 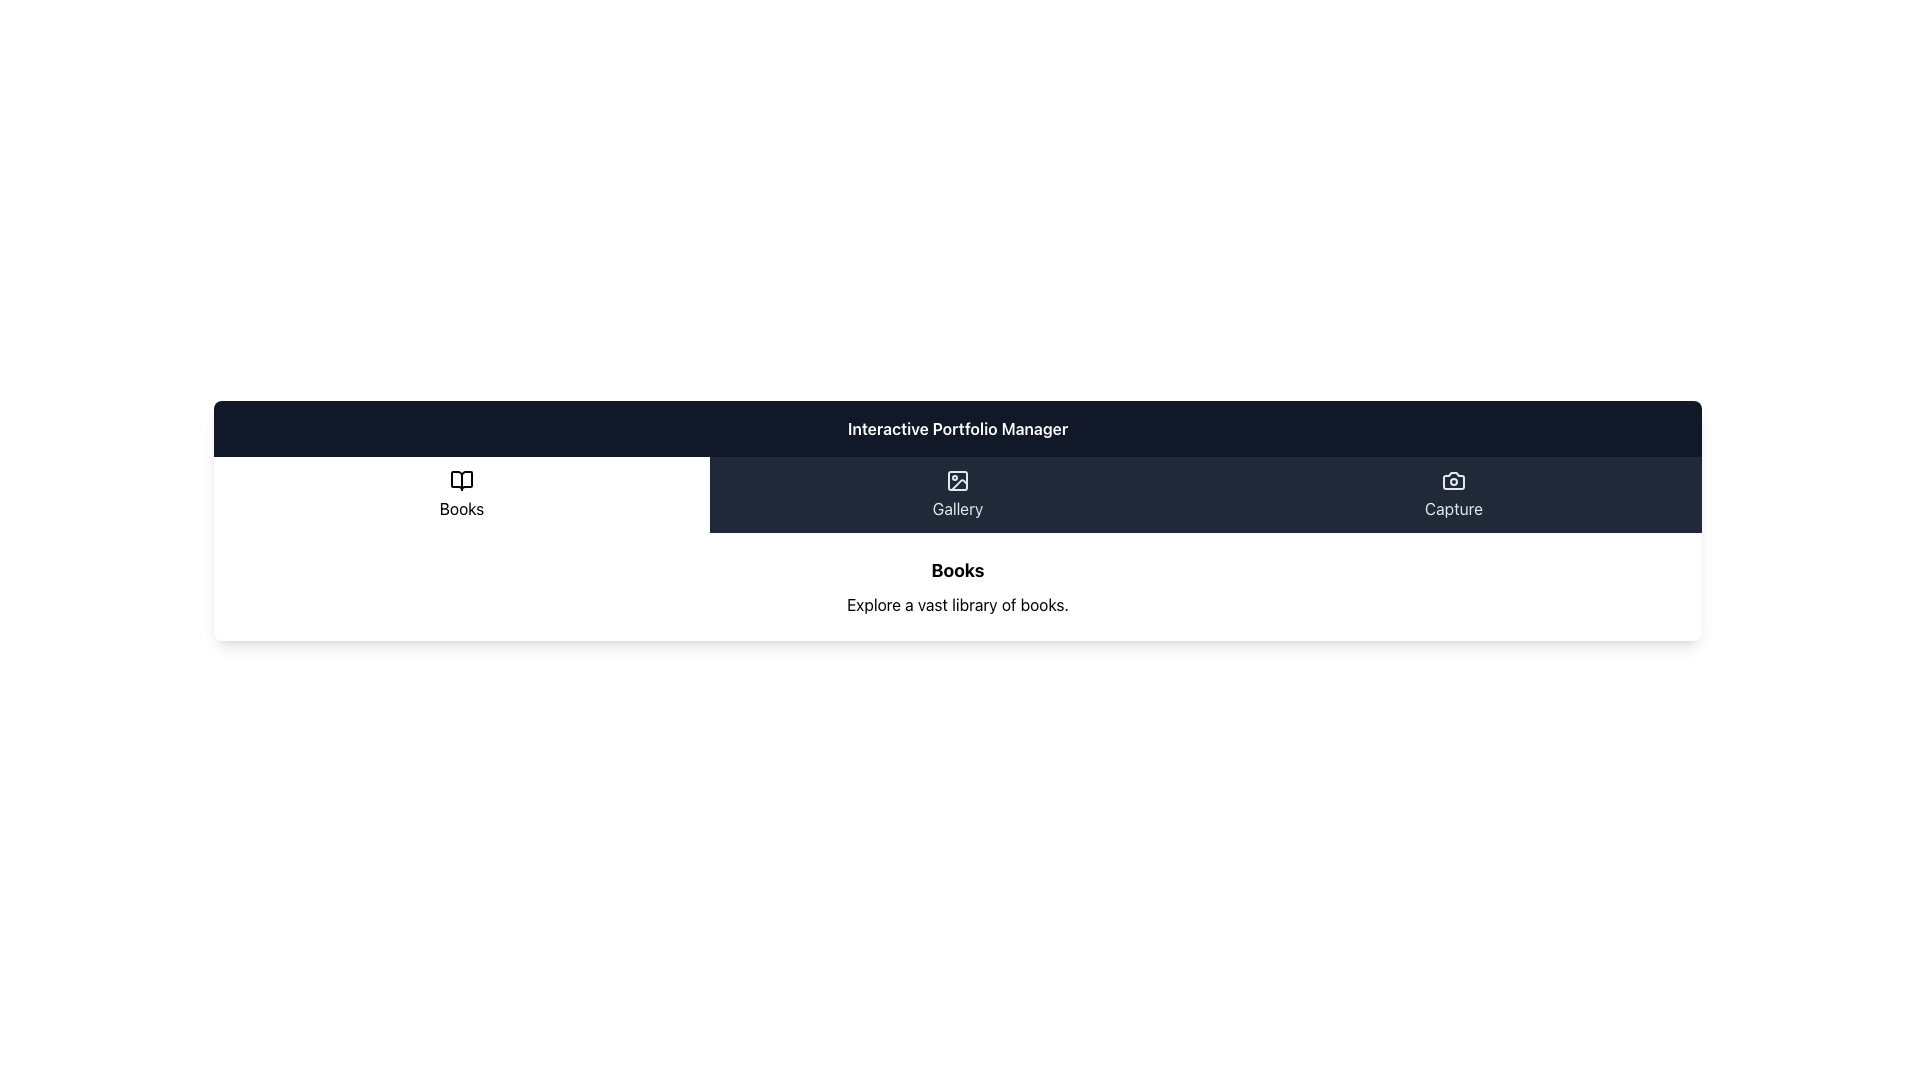 I want to click on the 'Capture' button with a dark background and light text, so click(x=1454, y=494).